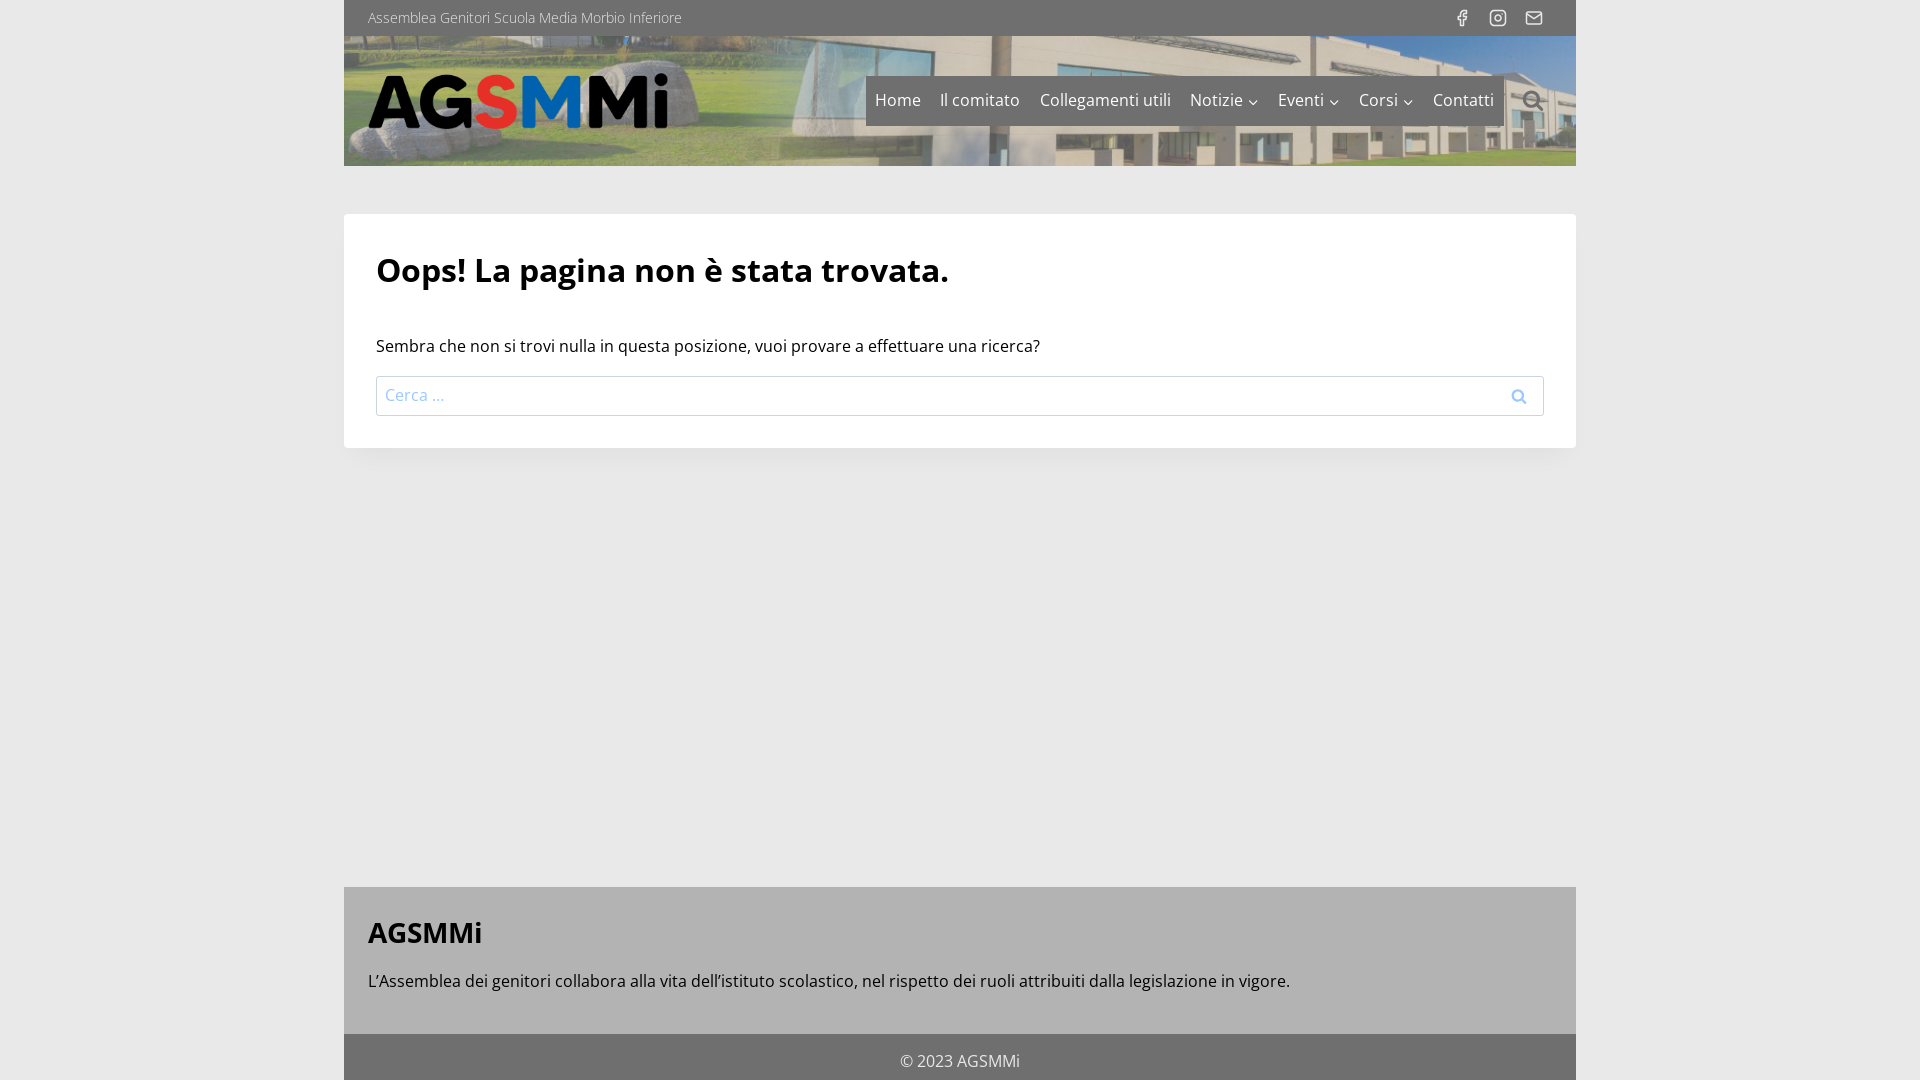 This screenshot has height=1080, width=1920. Describe the element at coordinates (1464, 100) in the screenshot. I see `'Contatti'` at that location.